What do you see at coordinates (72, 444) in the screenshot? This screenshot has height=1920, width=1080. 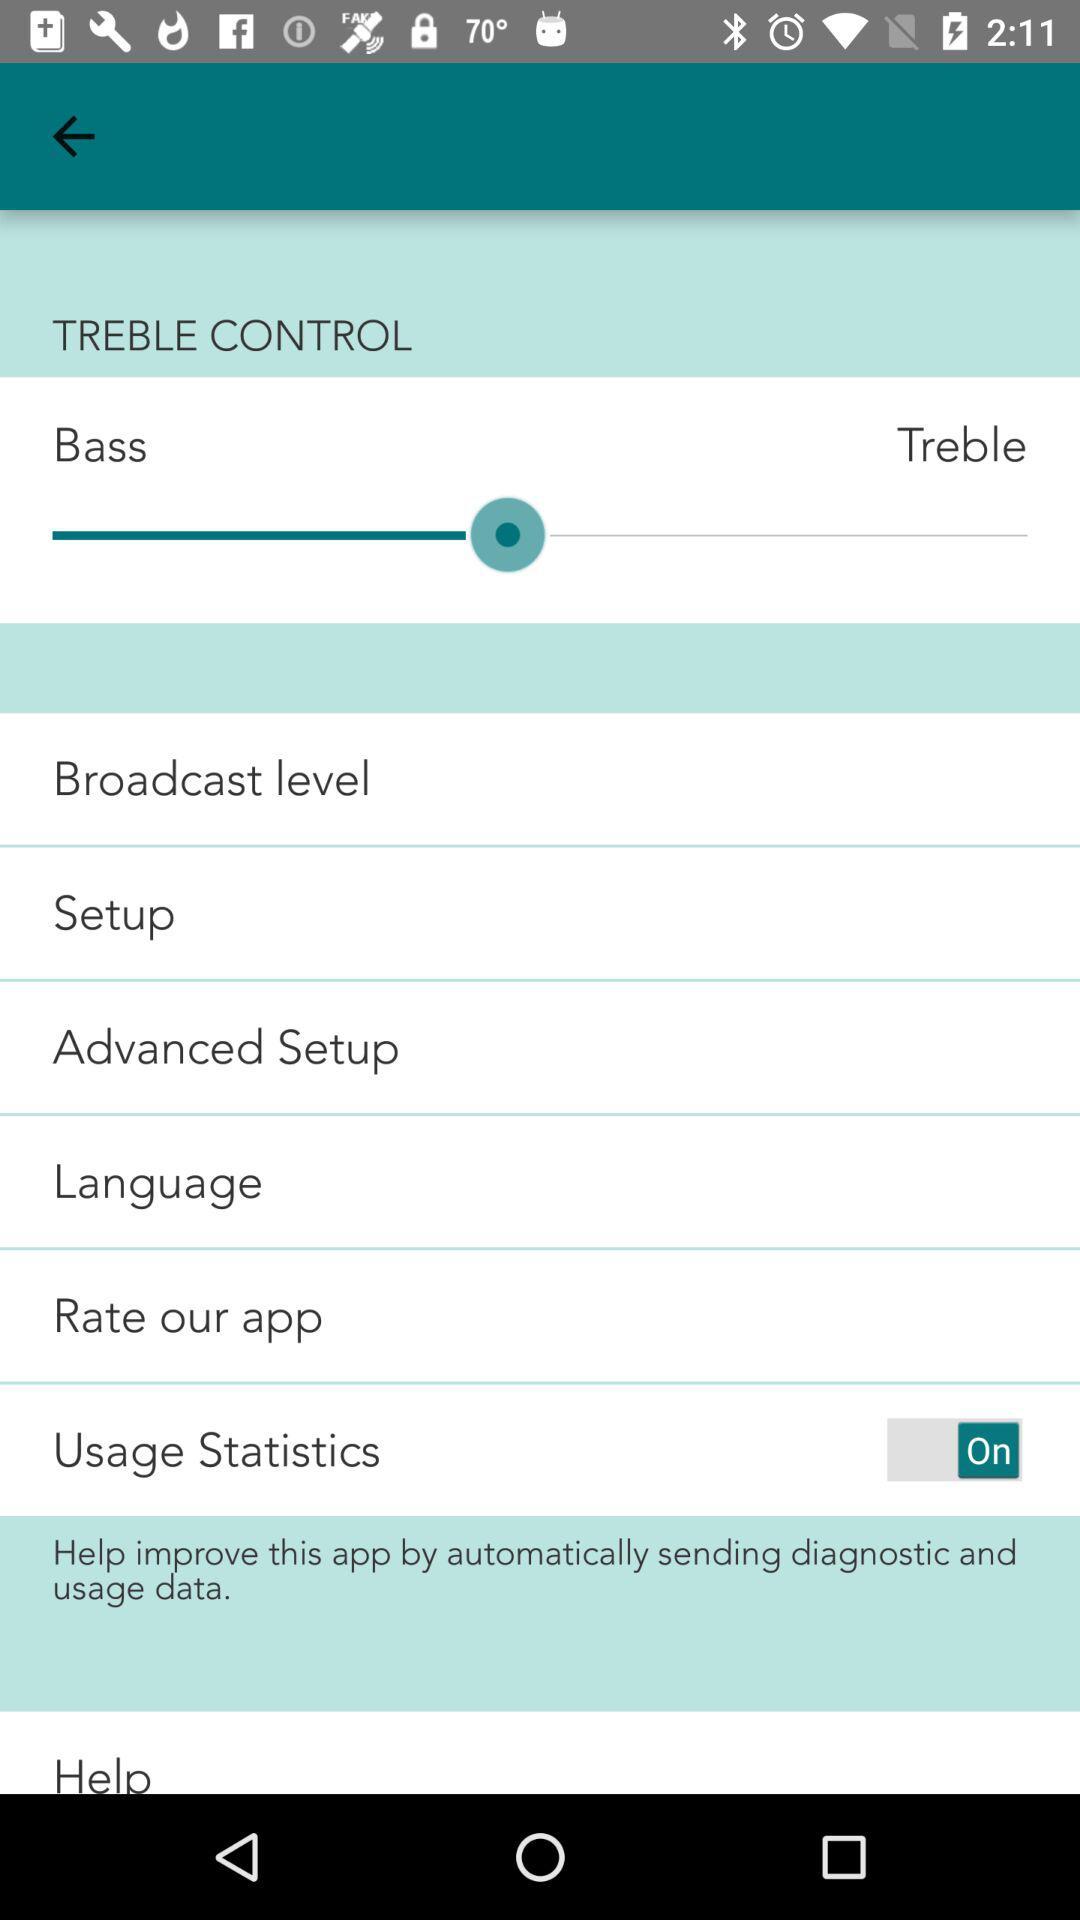 I see `the item below treble control` at bounding box center [72, 444].